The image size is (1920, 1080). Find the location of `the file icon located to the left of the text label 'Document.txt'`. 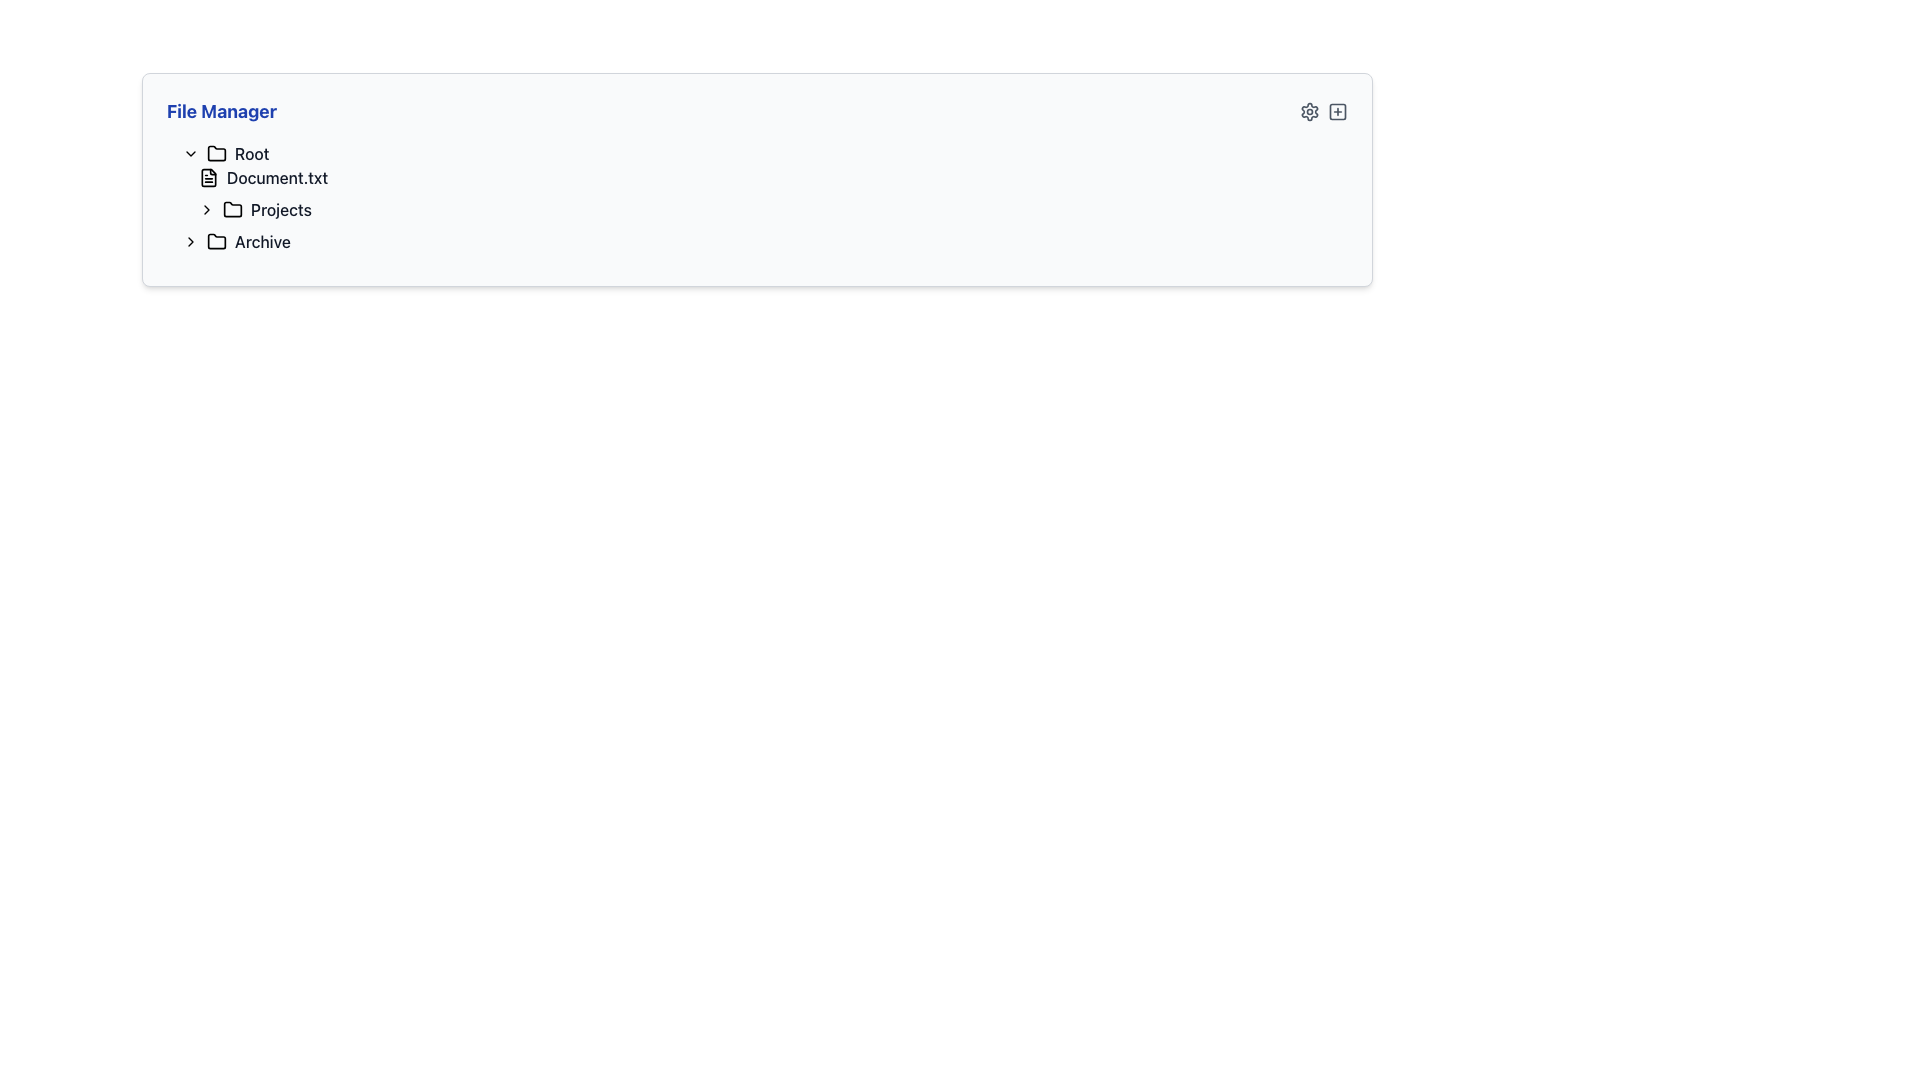

the file icon located to the left of the text label 'Document.txt' is located at coordinates (209, 176).